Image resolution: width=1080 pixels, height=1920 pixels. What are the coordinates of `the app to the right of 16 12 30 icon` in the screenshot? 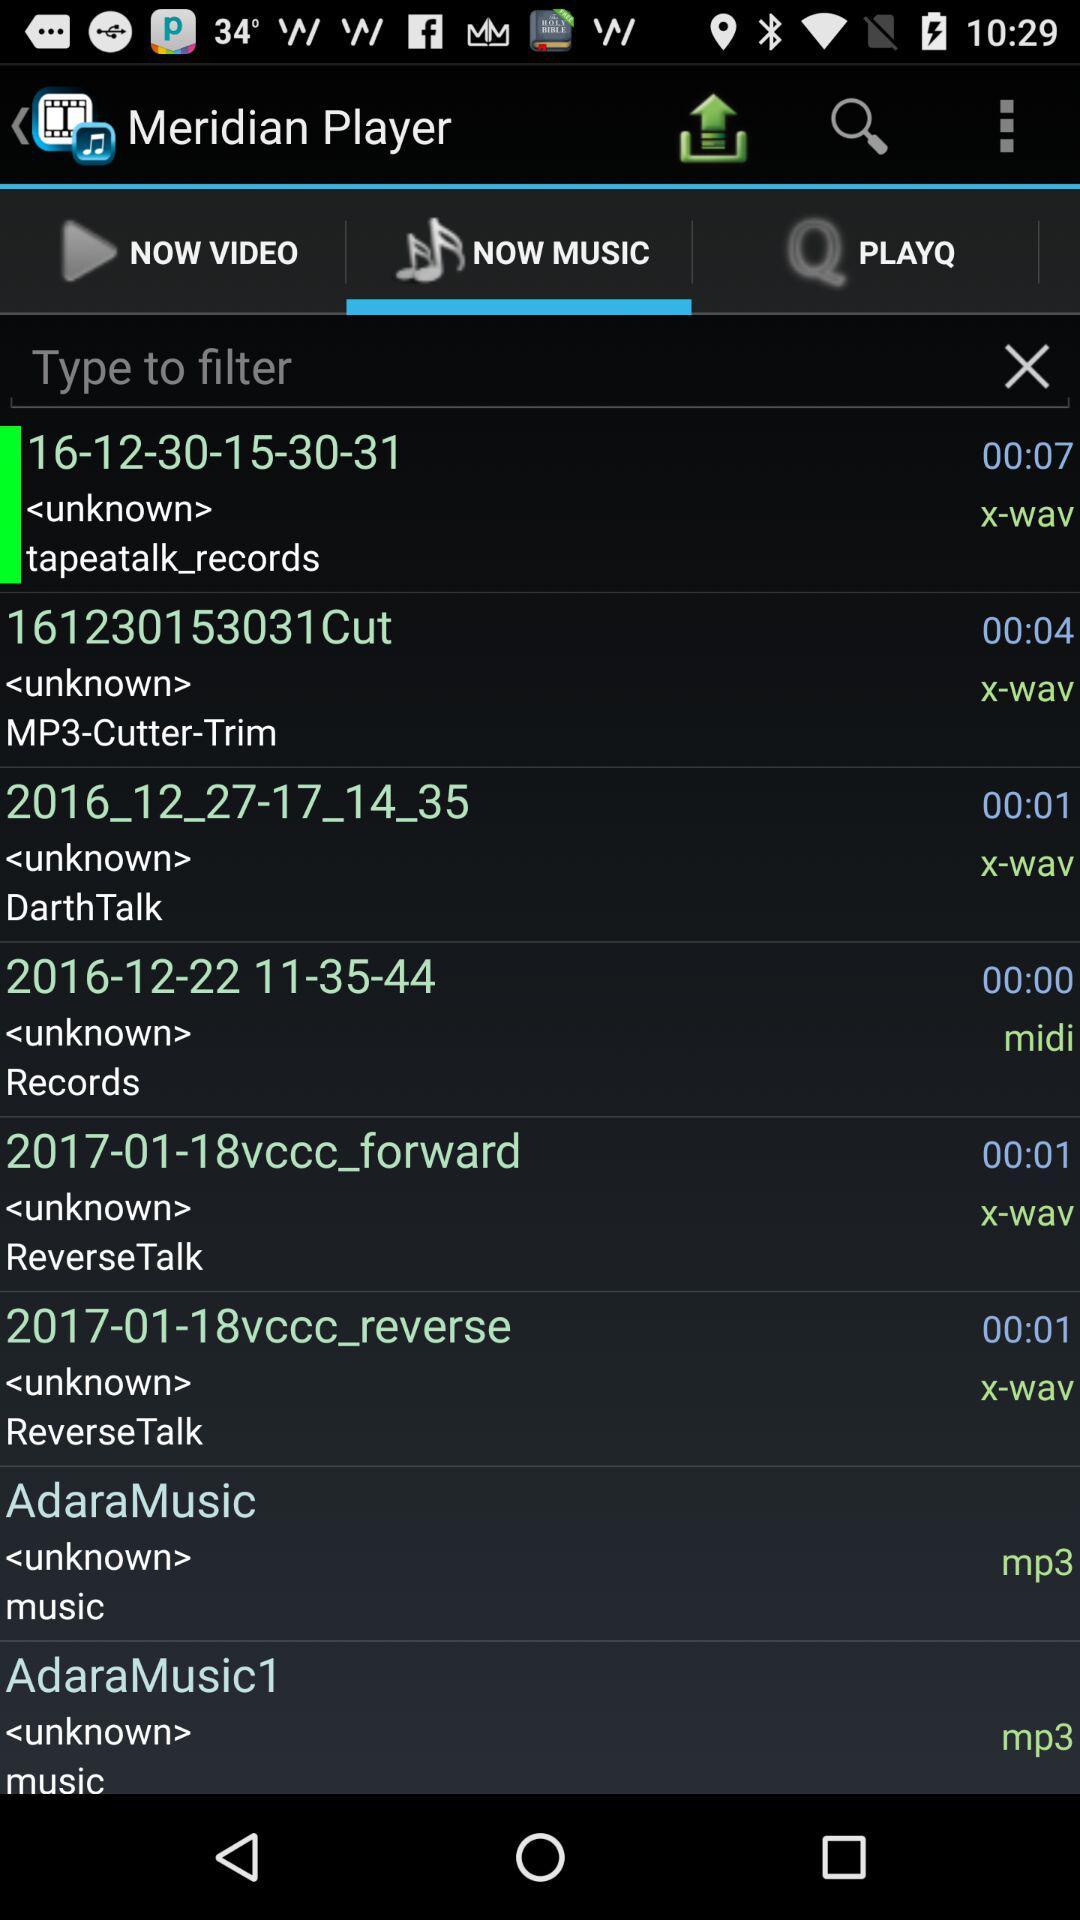 It's located at (1027, 366).